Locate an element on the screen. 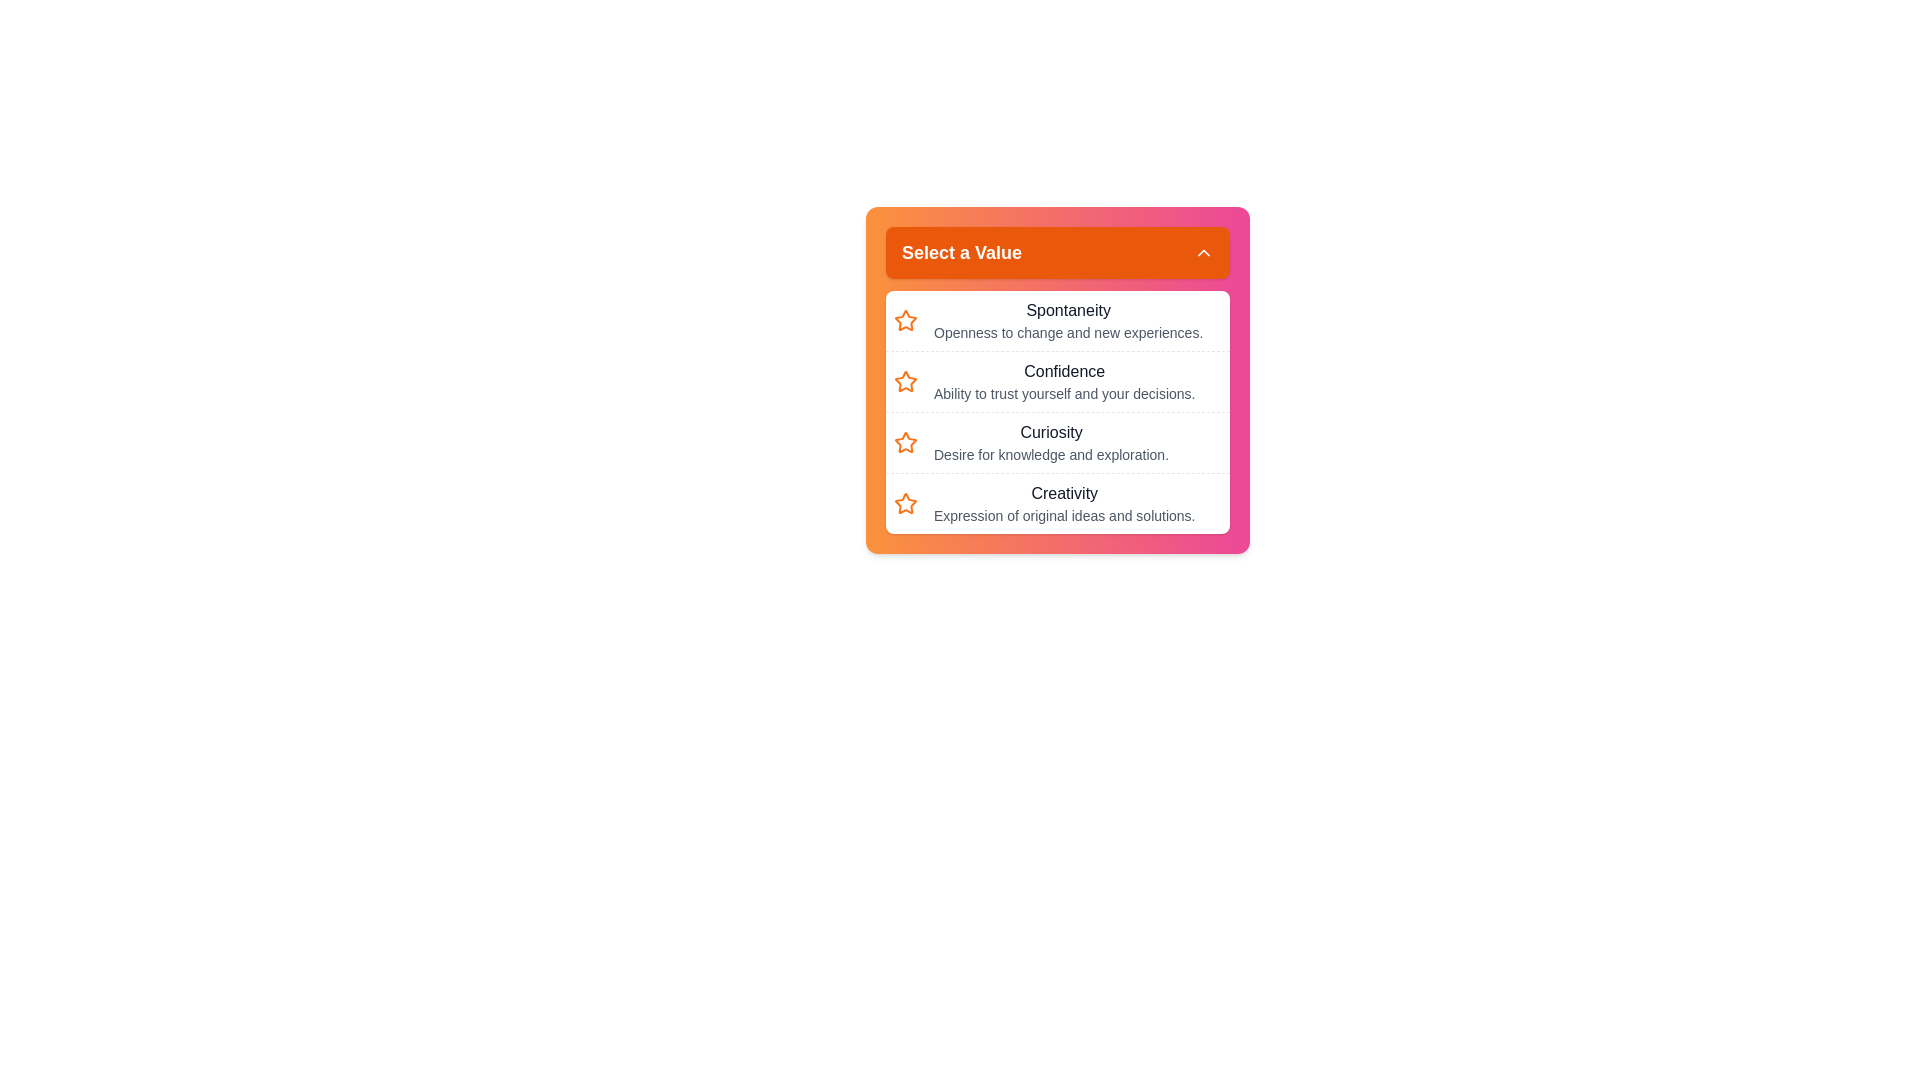 Image resolution: width=1920 pixels, height=1080 pixels. the star icon associated with the 'Confidence' list item in the drop-down selection menu, which is the second item from the top is located at coordinates (905, 381).